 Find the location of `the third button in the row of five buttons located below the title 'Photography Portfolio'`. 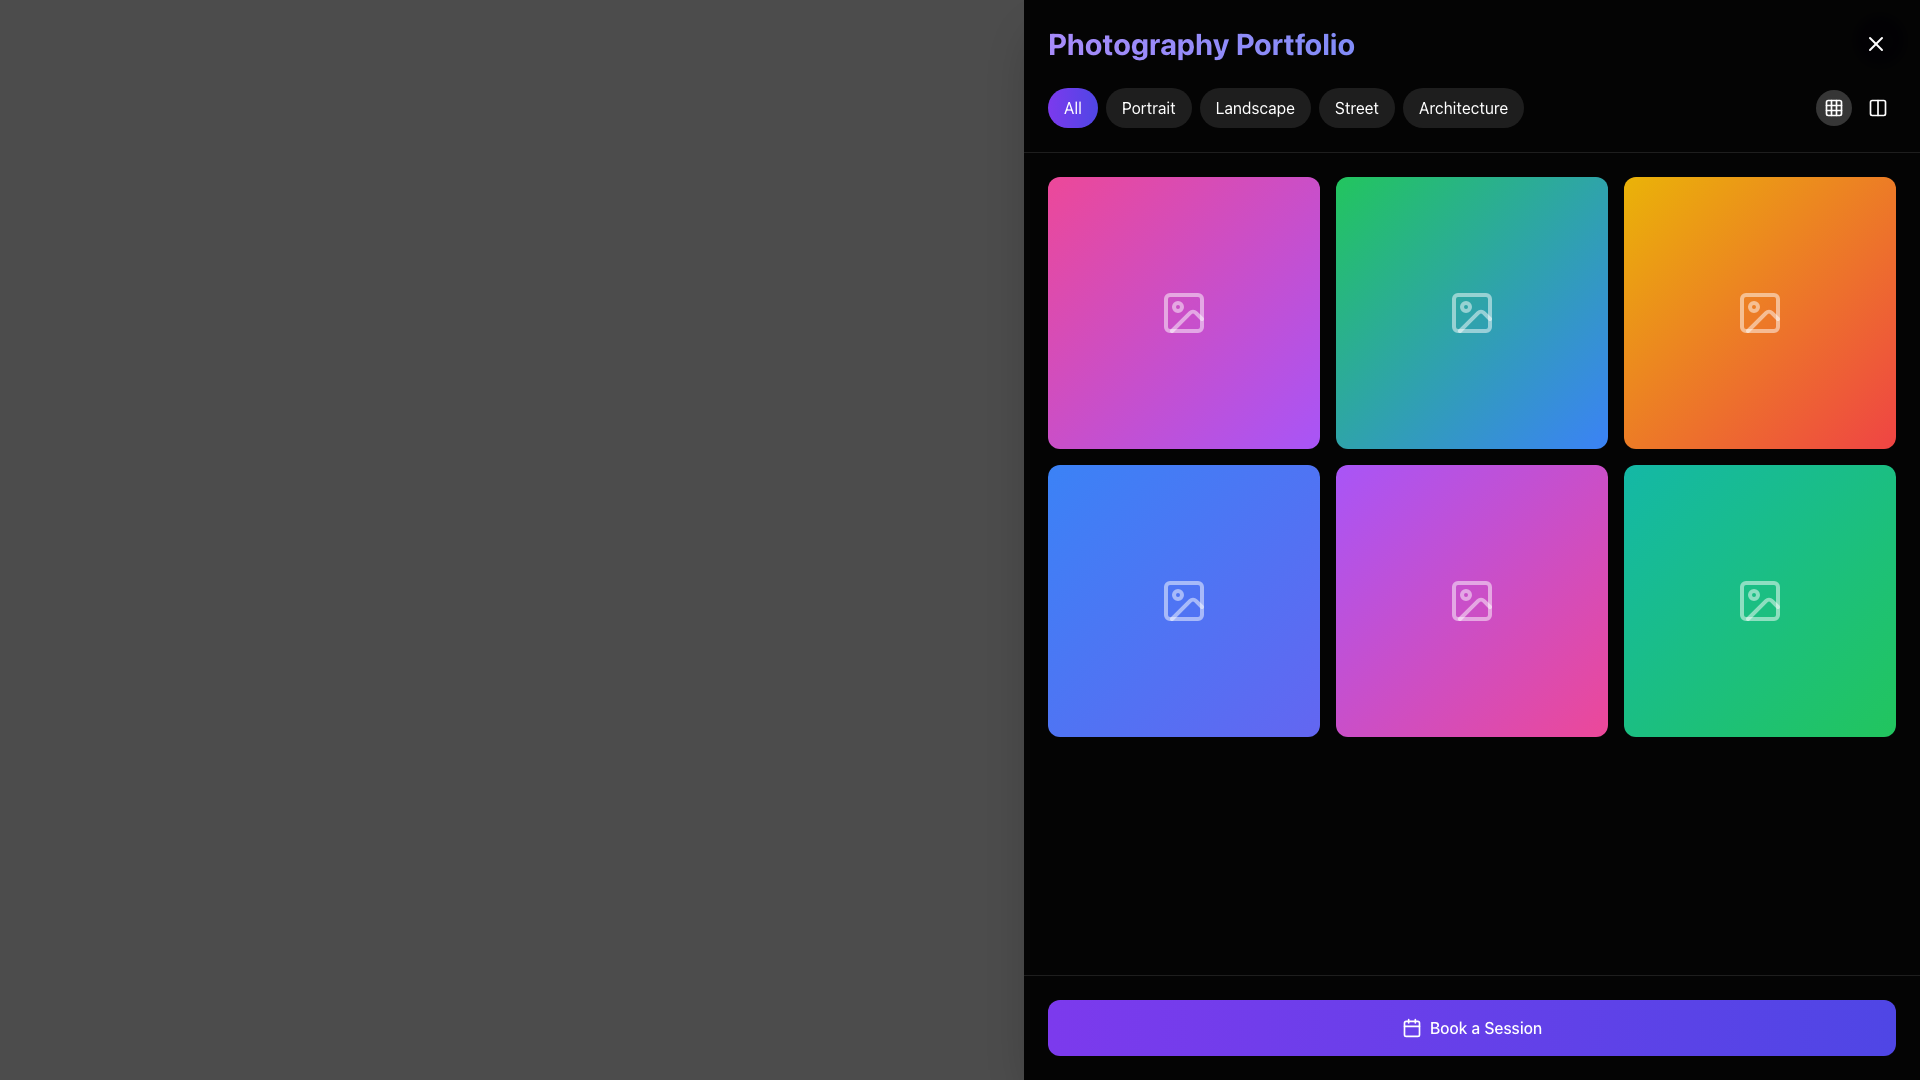

the third button in the row of five buttons located below the title 'Photography Portfolio' is located at coordinates (1286, 108).